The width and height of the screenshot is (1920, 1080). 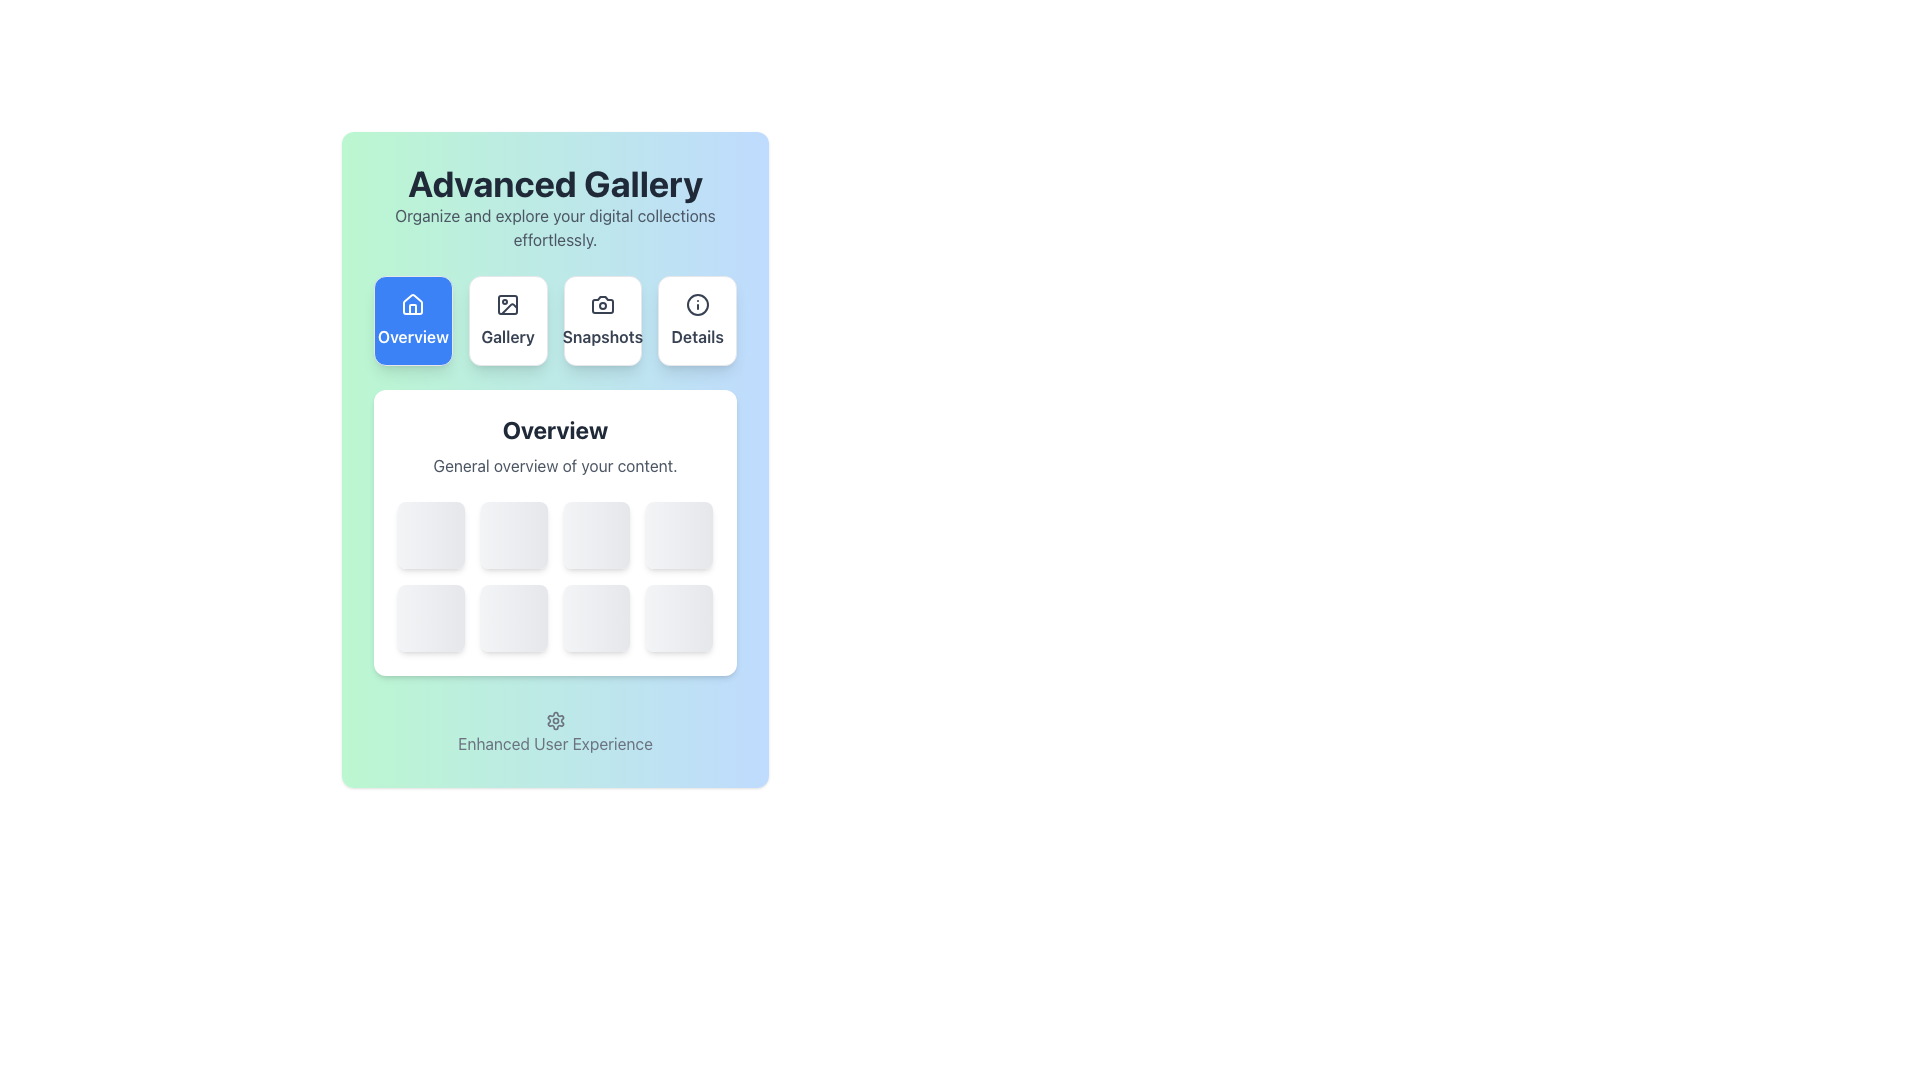 I want to click on the Navigation Menu tab located beneath the 'Advanced Gallery' heading, so click(x=555, y=319).